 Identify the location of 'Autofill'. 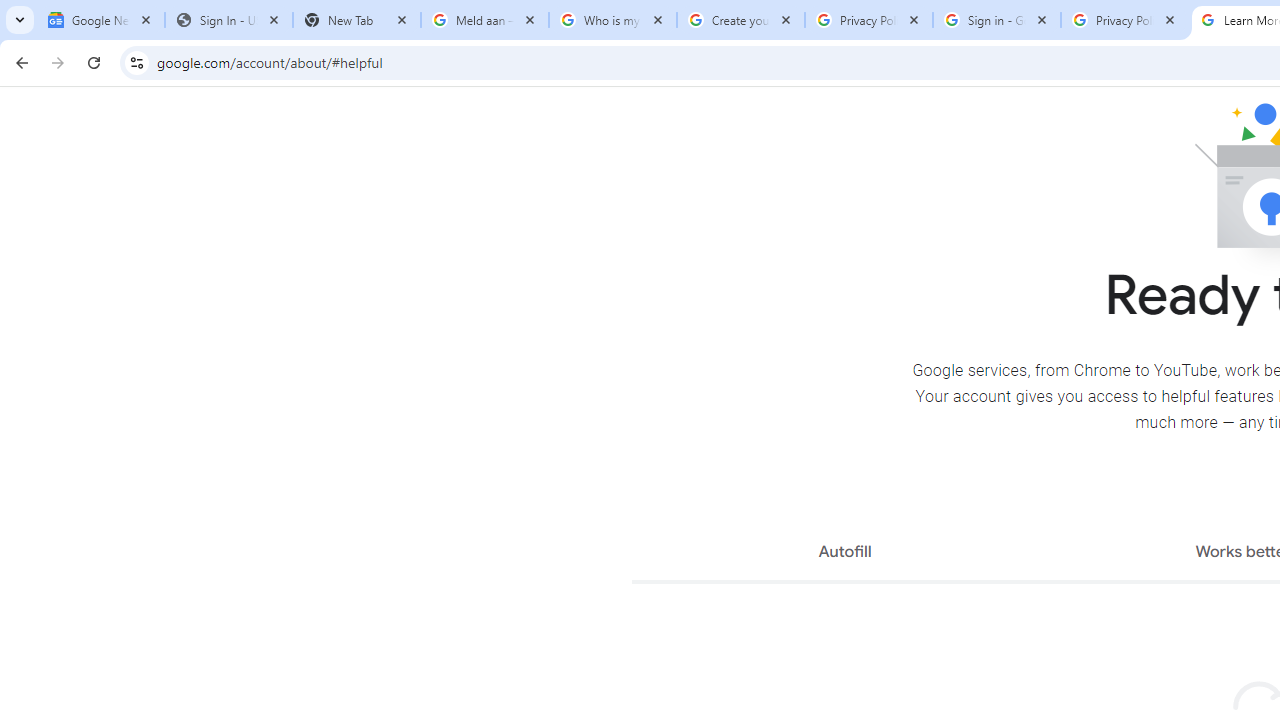
(844, 554).